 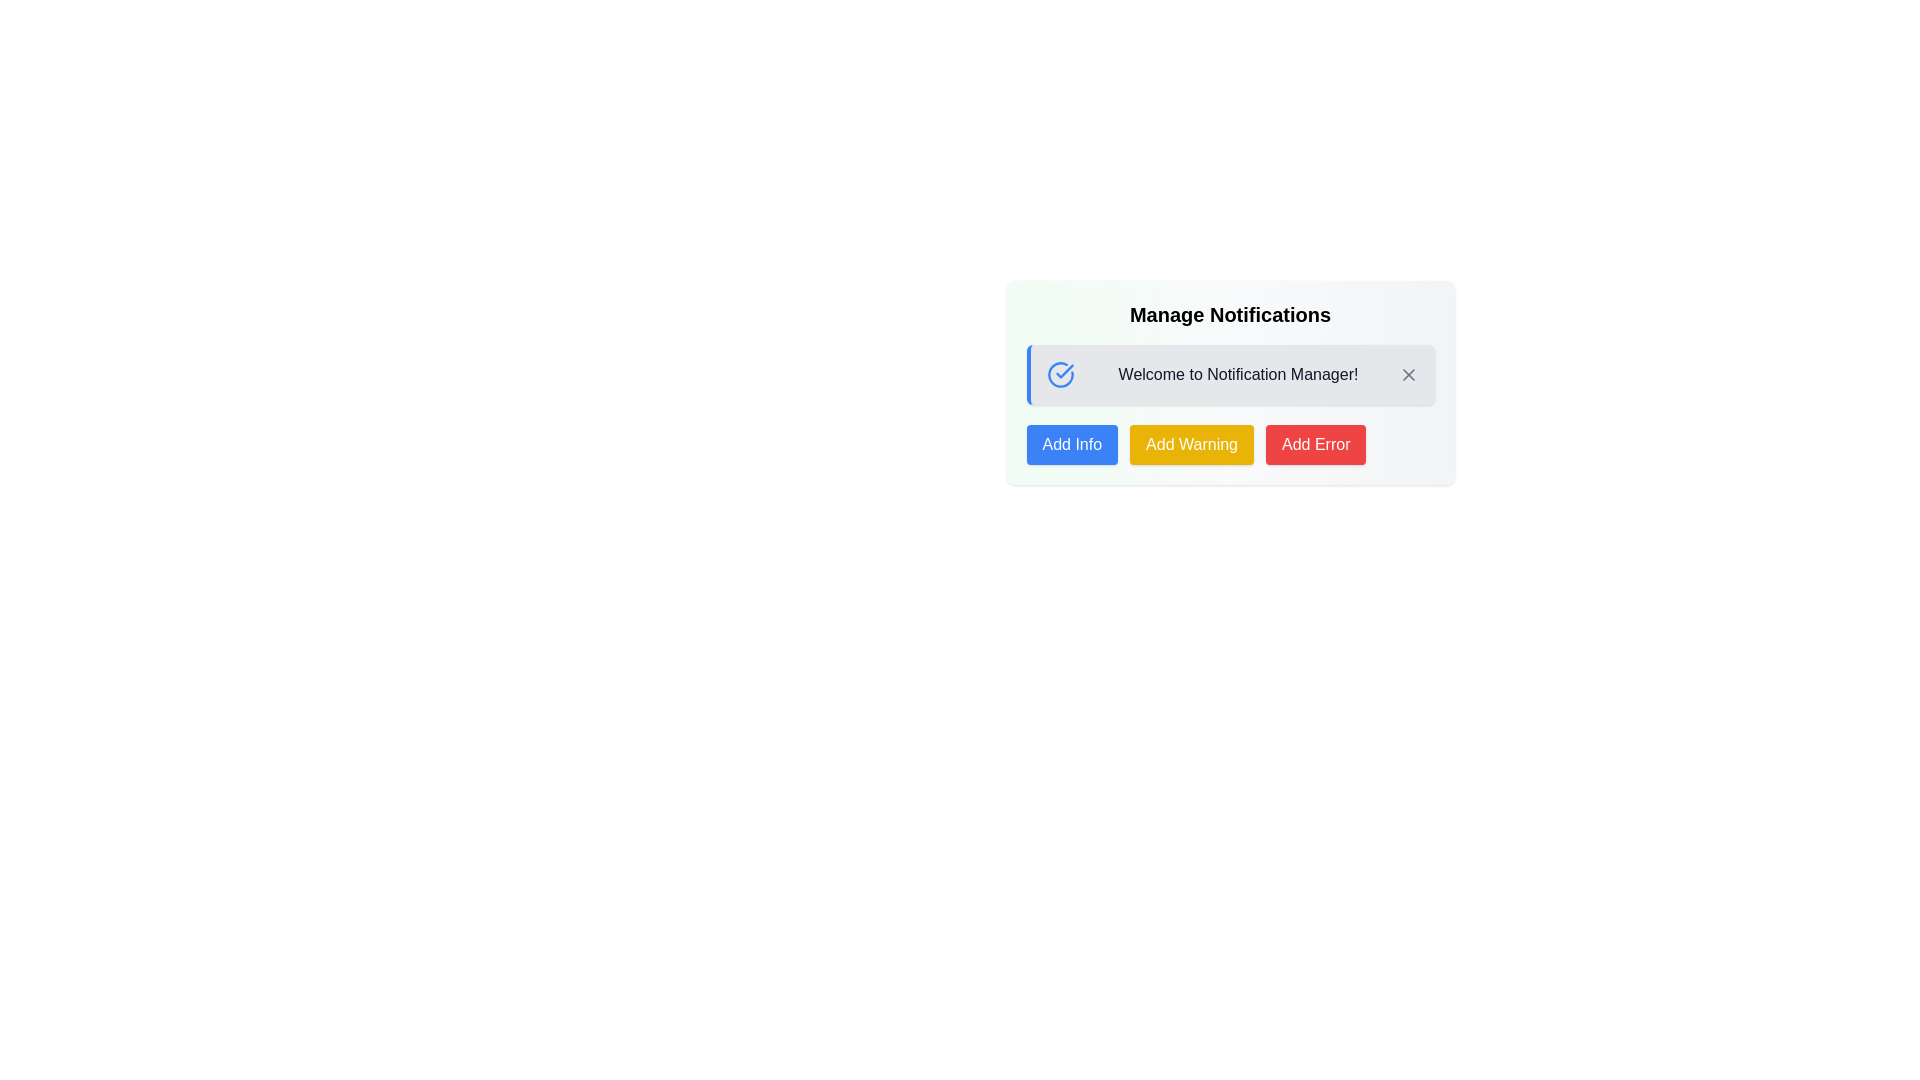 I want to click on the Notification component with a blue rounded border and the text 'Welcome to Notification Manager!' for additional actions, so click(x=1229, y=374).